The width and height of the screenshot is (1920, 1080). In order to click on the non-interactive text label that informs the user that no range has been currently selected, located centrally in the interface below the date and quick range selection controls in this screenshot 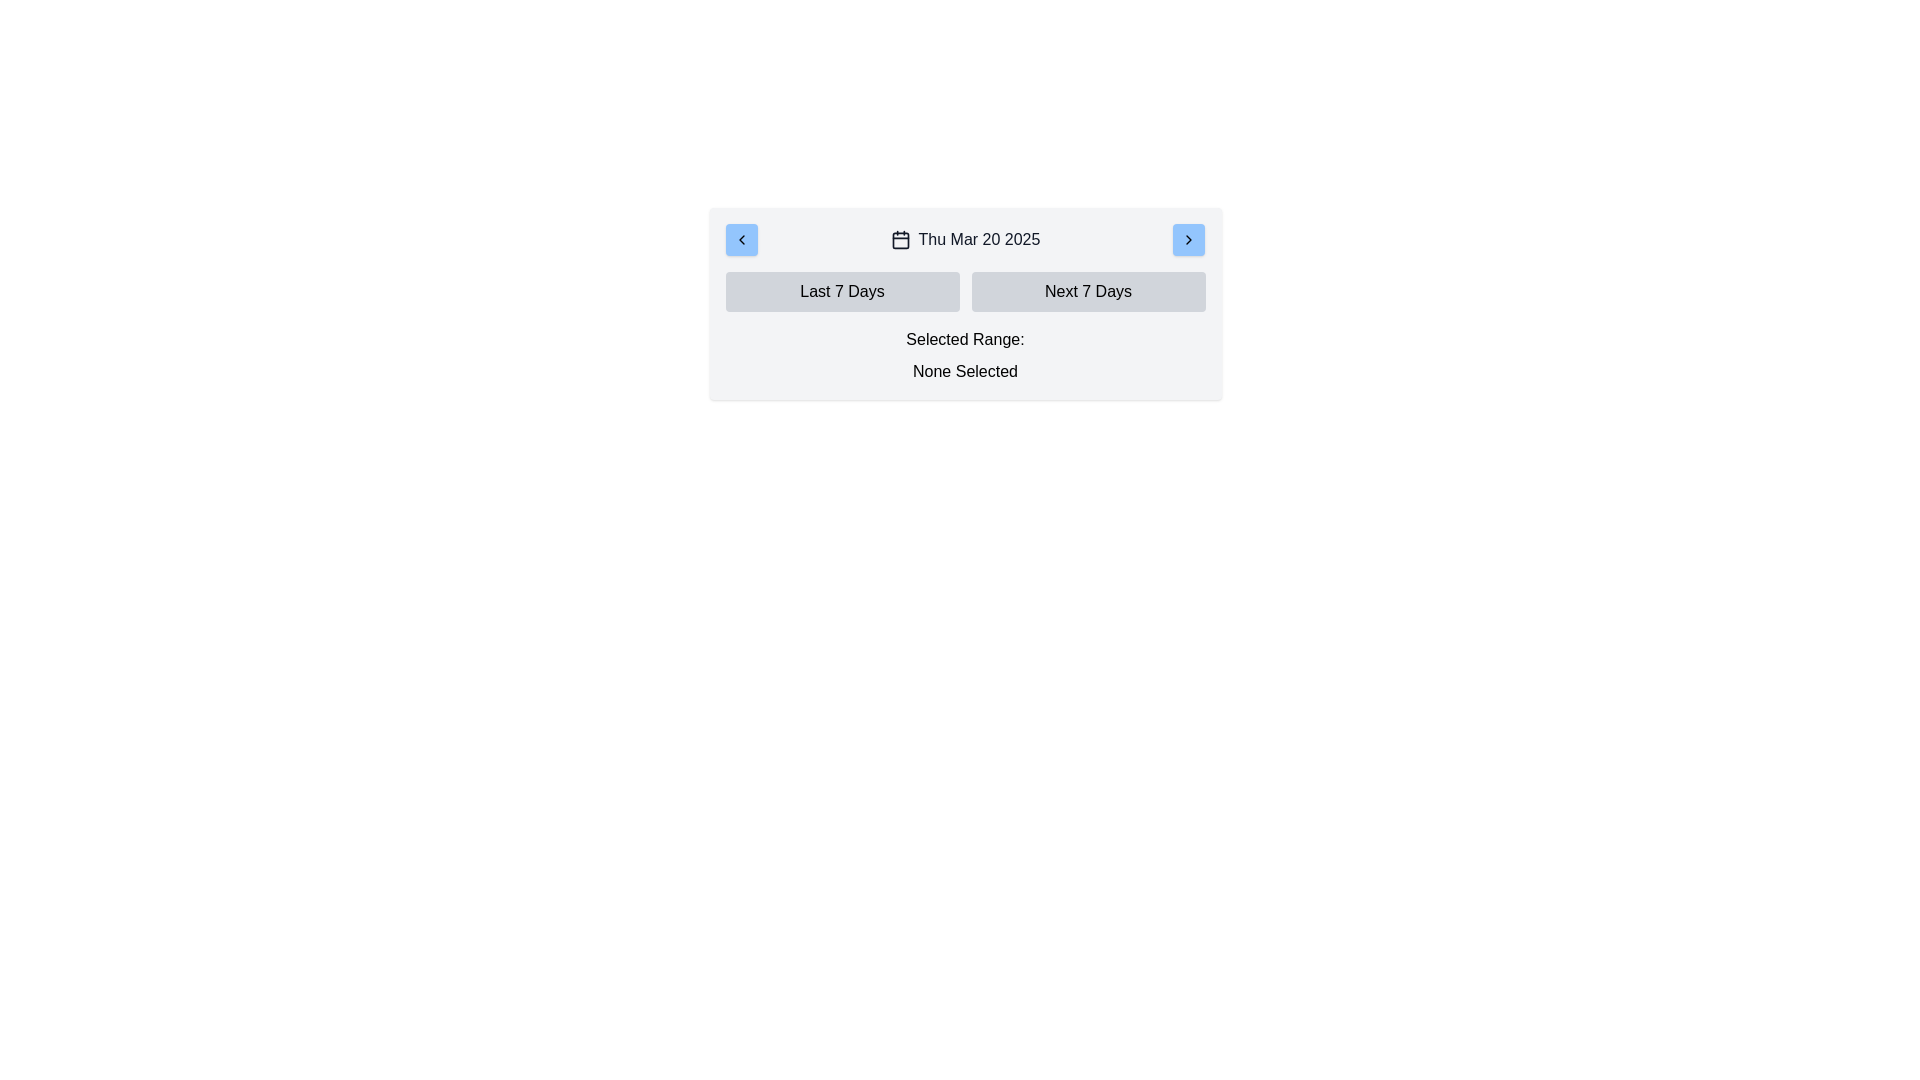, I will do `click(965, 371)`.